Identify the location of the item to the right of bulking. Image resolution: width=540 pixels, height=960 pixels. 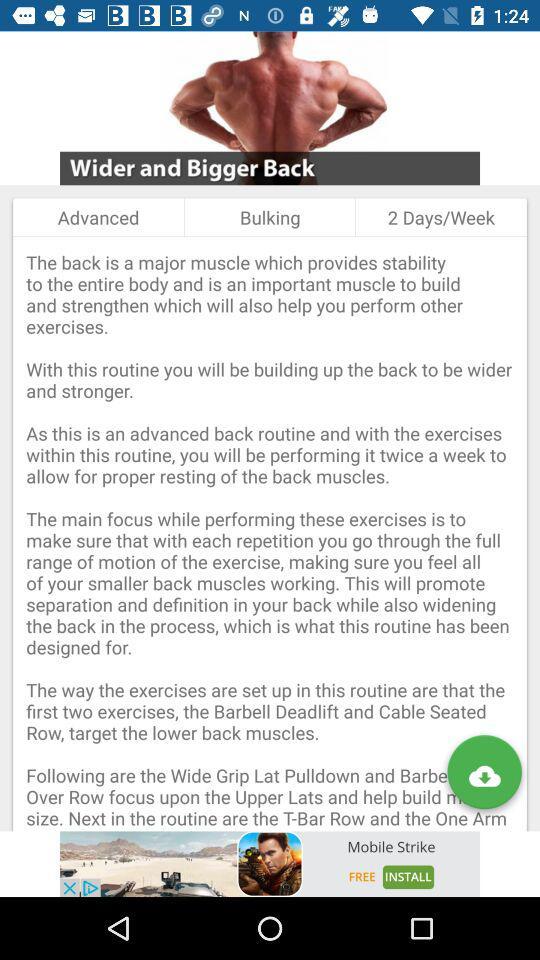
(441, 217).